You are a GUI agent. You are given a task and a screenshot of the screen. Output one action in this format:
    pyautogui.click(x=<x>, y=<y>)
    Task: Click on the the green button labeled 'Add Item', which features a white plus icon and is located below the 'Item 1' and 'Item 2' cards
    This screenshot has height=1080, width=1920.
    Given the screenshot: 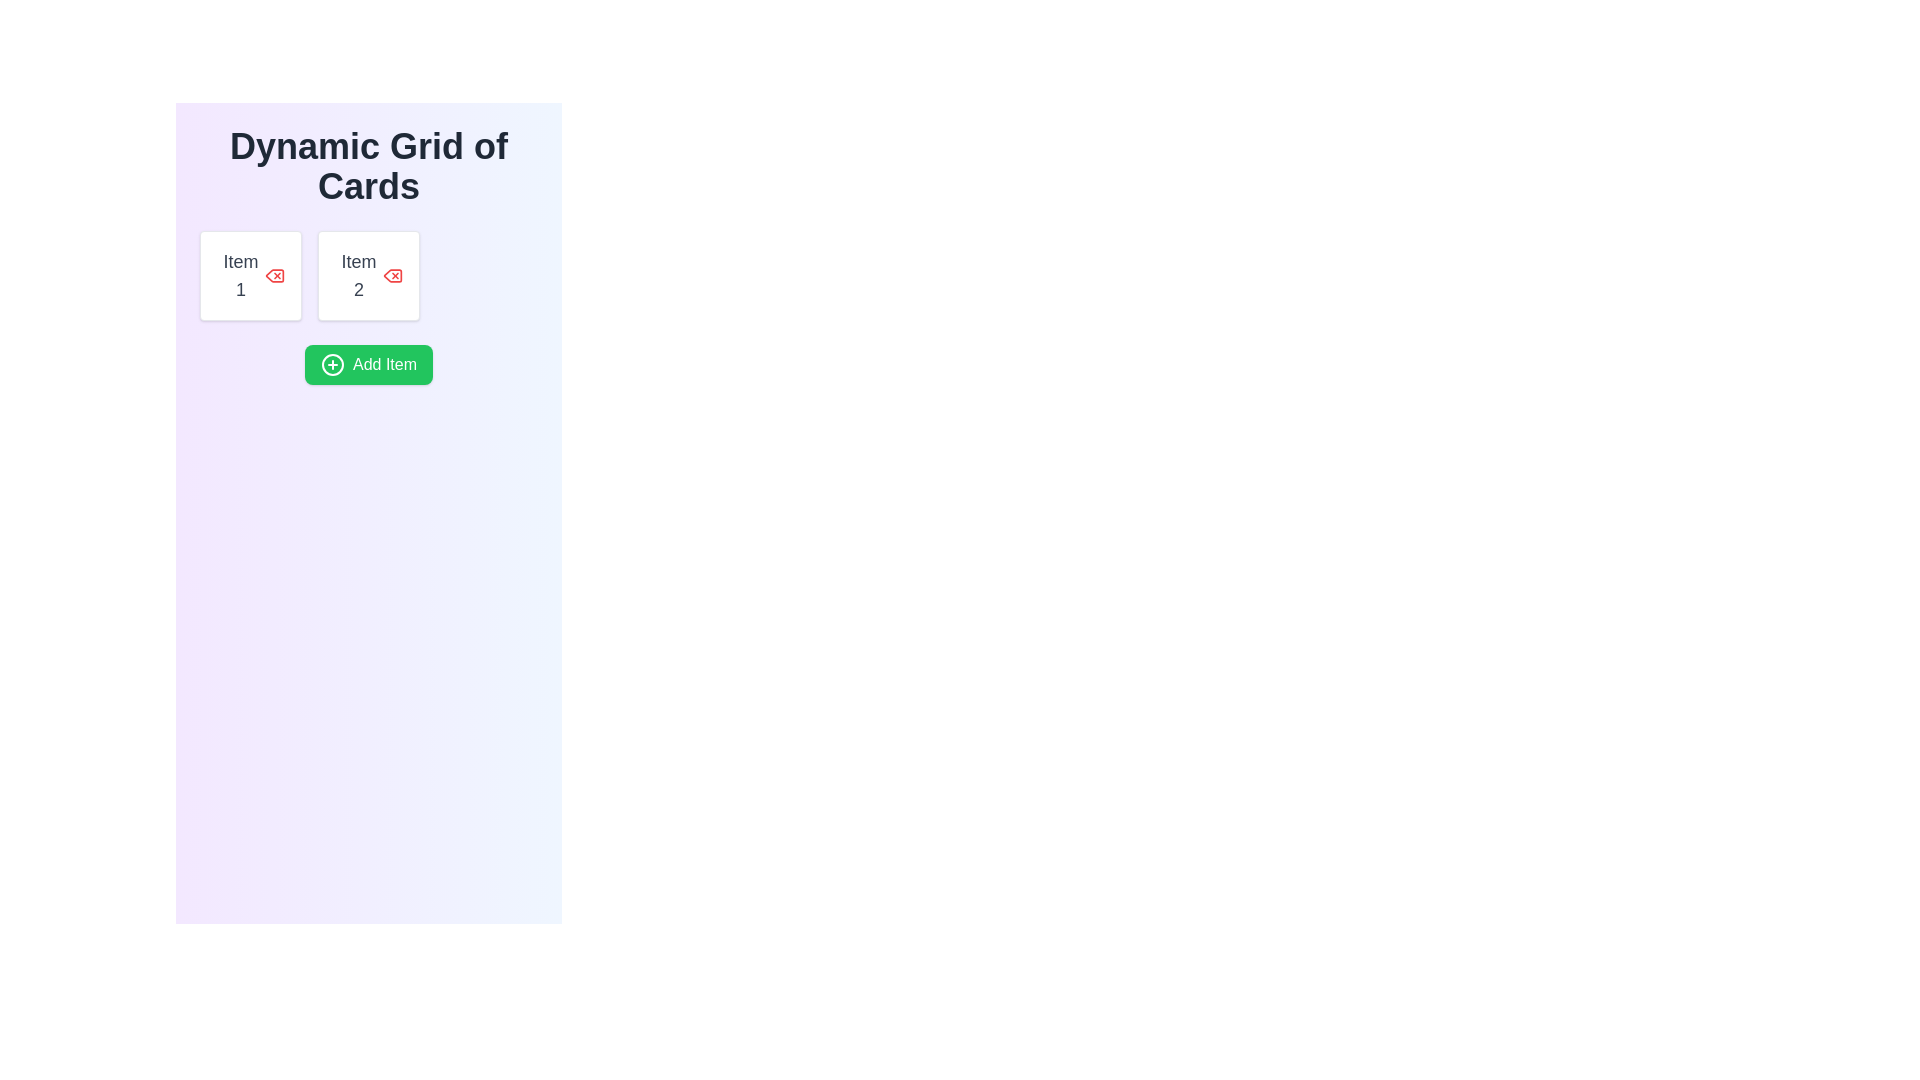 What is the action you would take?
    pyautogui.click(x=369, y=365)
    